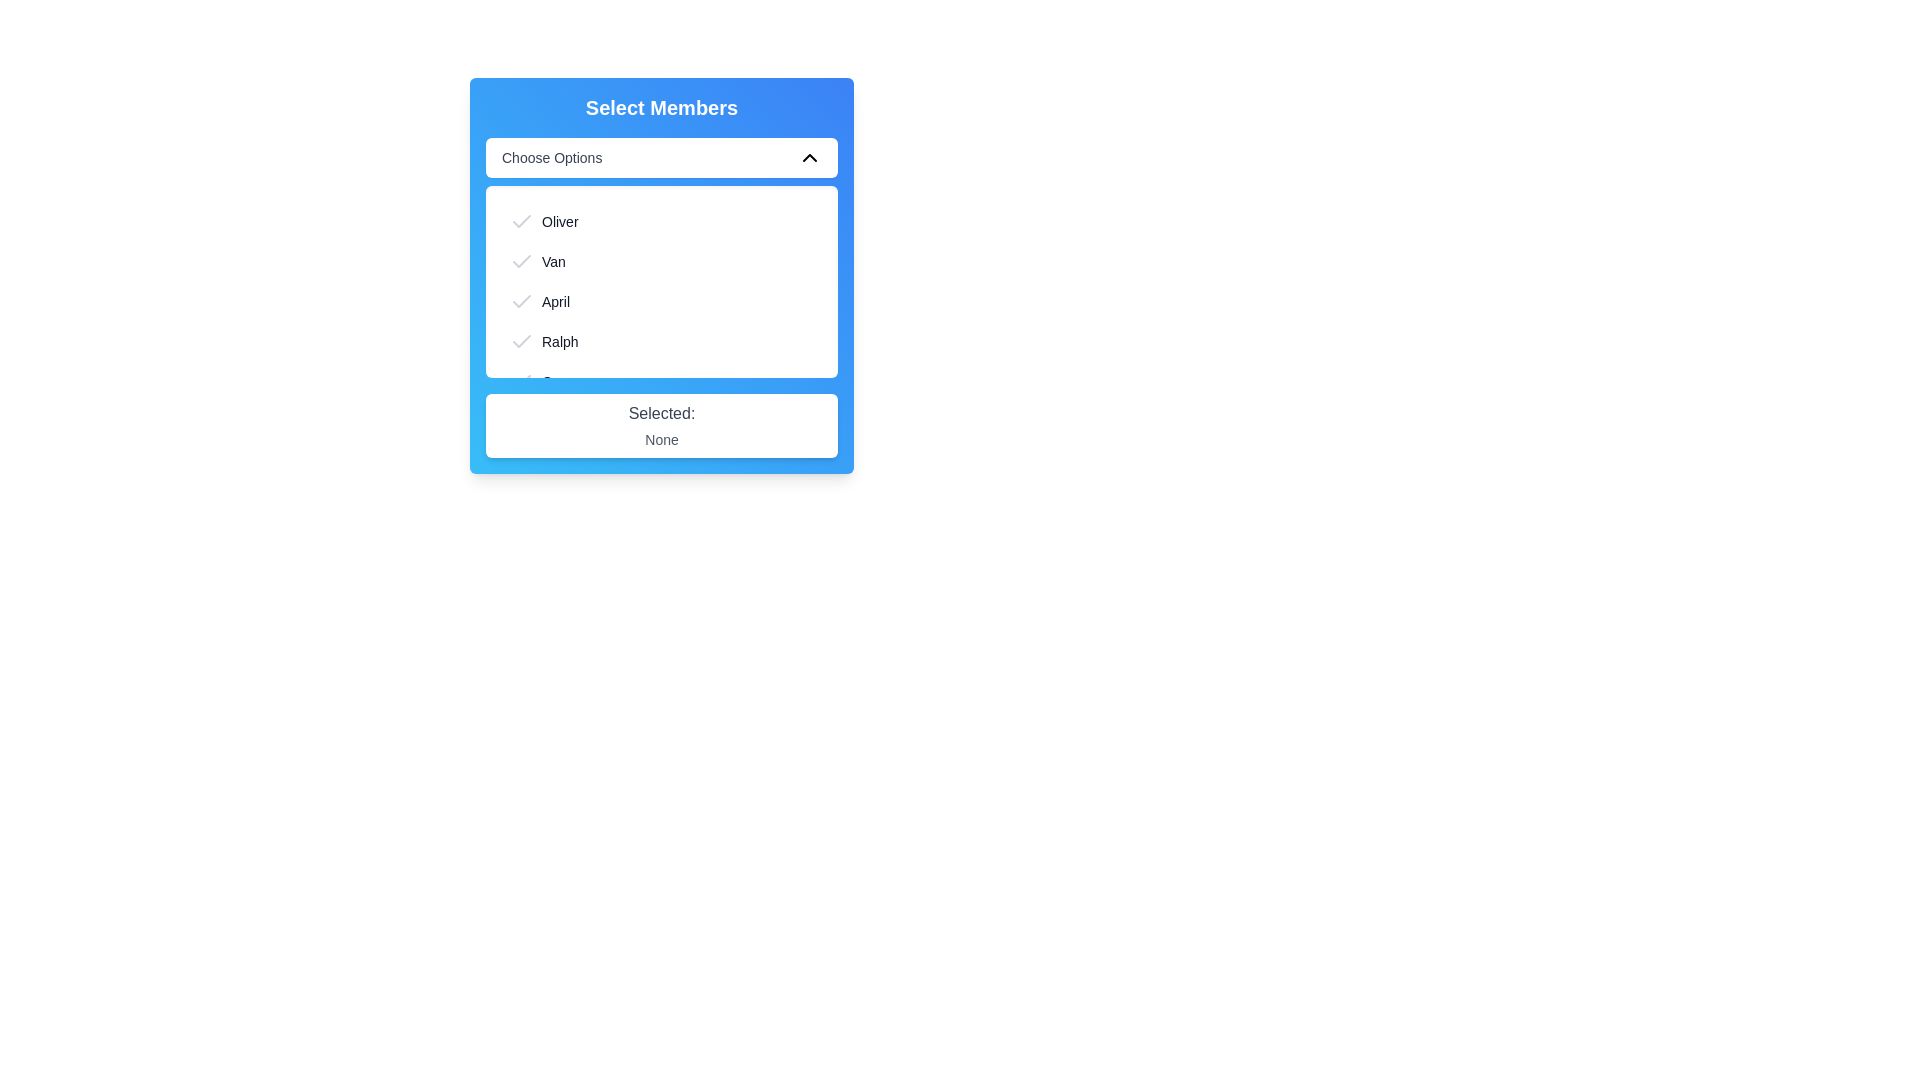 Image resolution: width=1920 pixels, height=1080 pixels. Describe the element at coordinates (522, 381) in the screenshot. I see `the checkmark icon located near the bottom of the dropdown panel, just above the 'Selected: None' text` at that location.